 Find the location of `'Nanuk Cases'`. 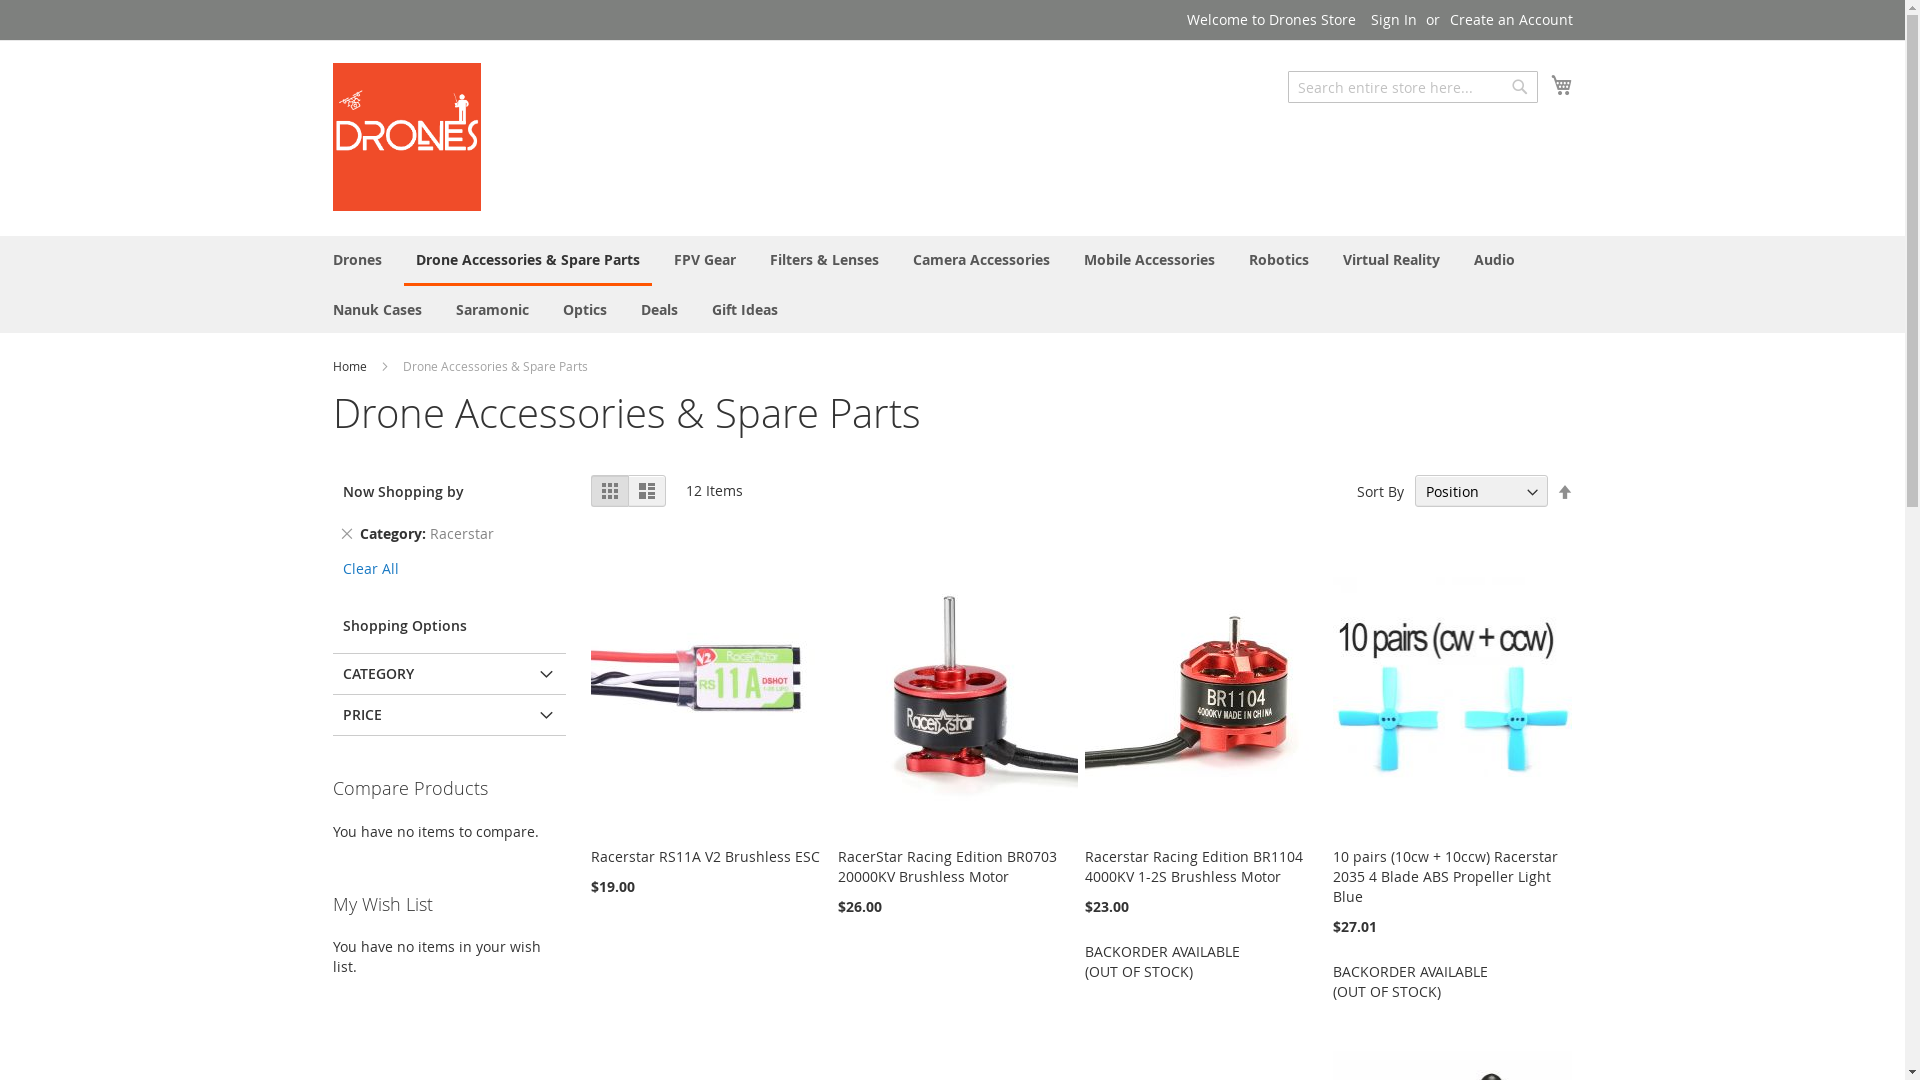

'Nanuk Cases' is located at coordinates (376, 309).